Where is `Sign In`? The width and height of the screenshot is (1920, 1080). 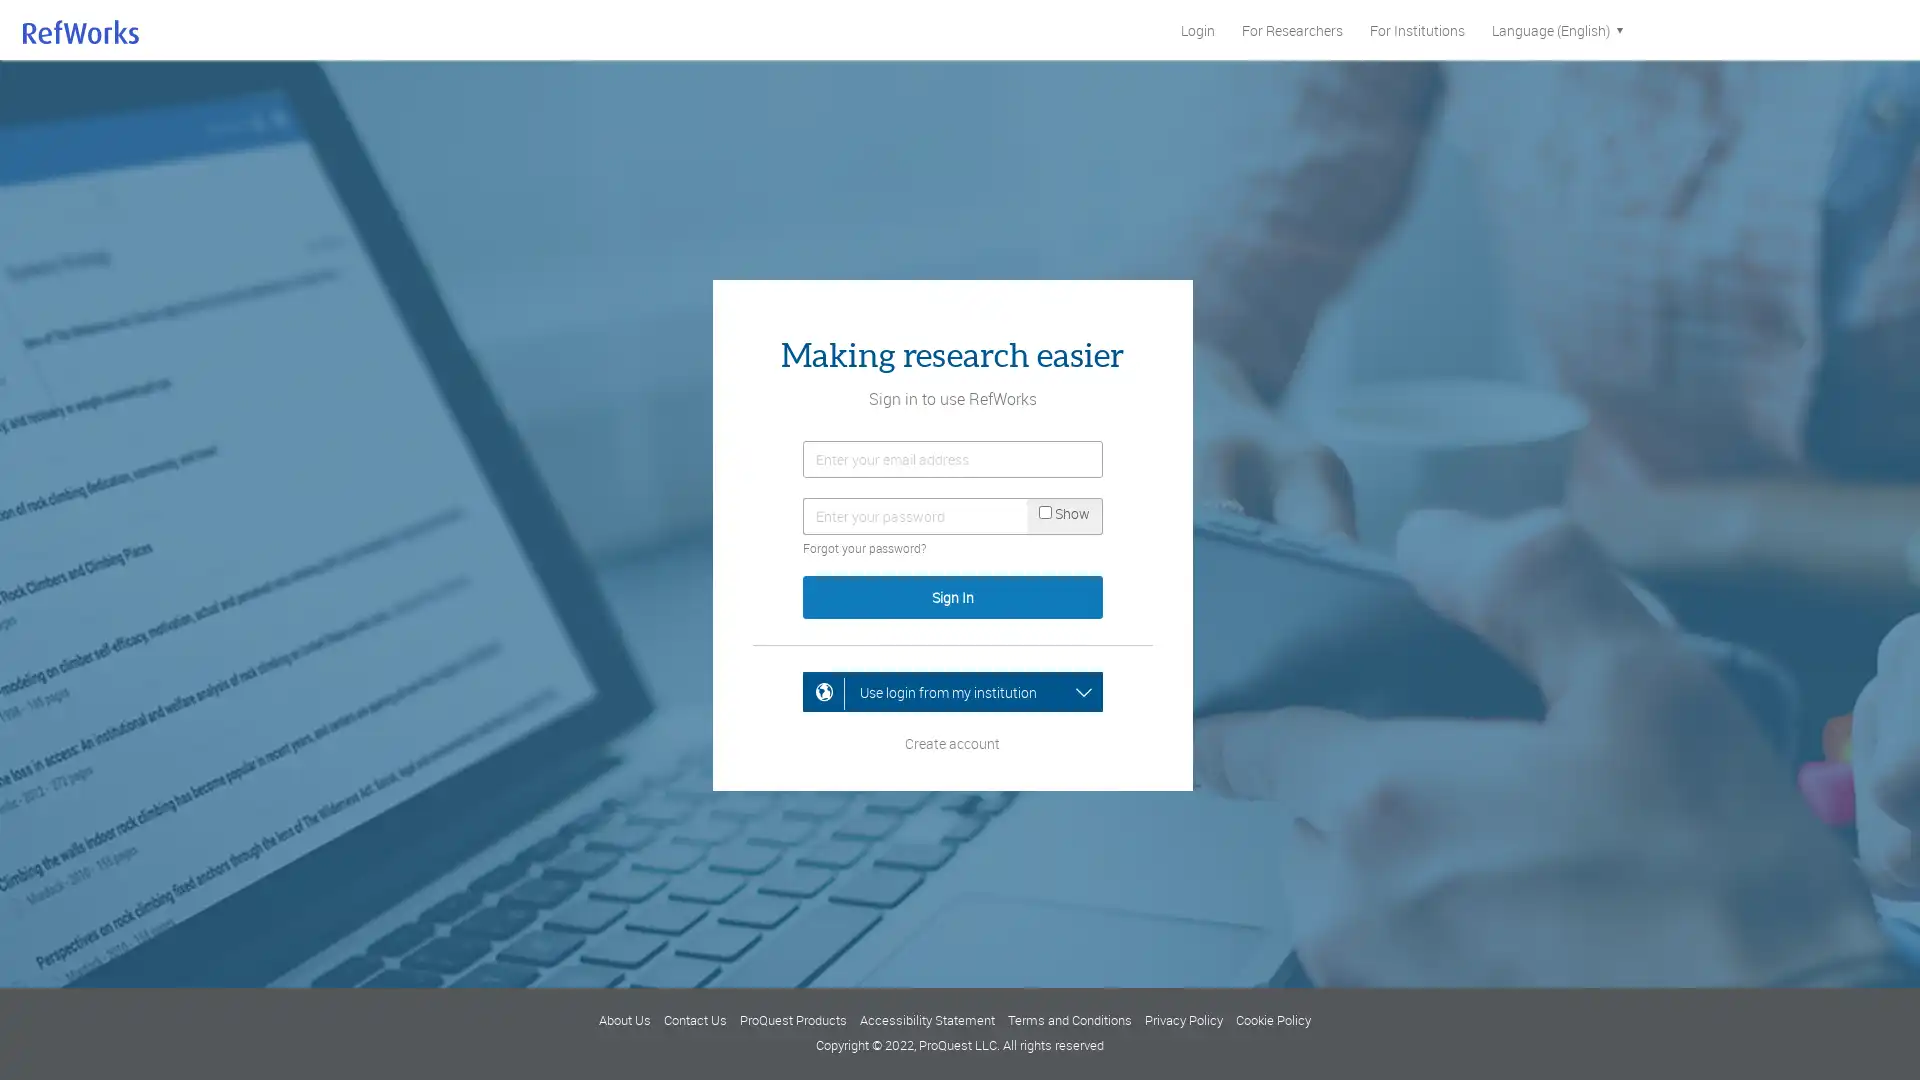
Sign In is located at coordinates (950, 596).